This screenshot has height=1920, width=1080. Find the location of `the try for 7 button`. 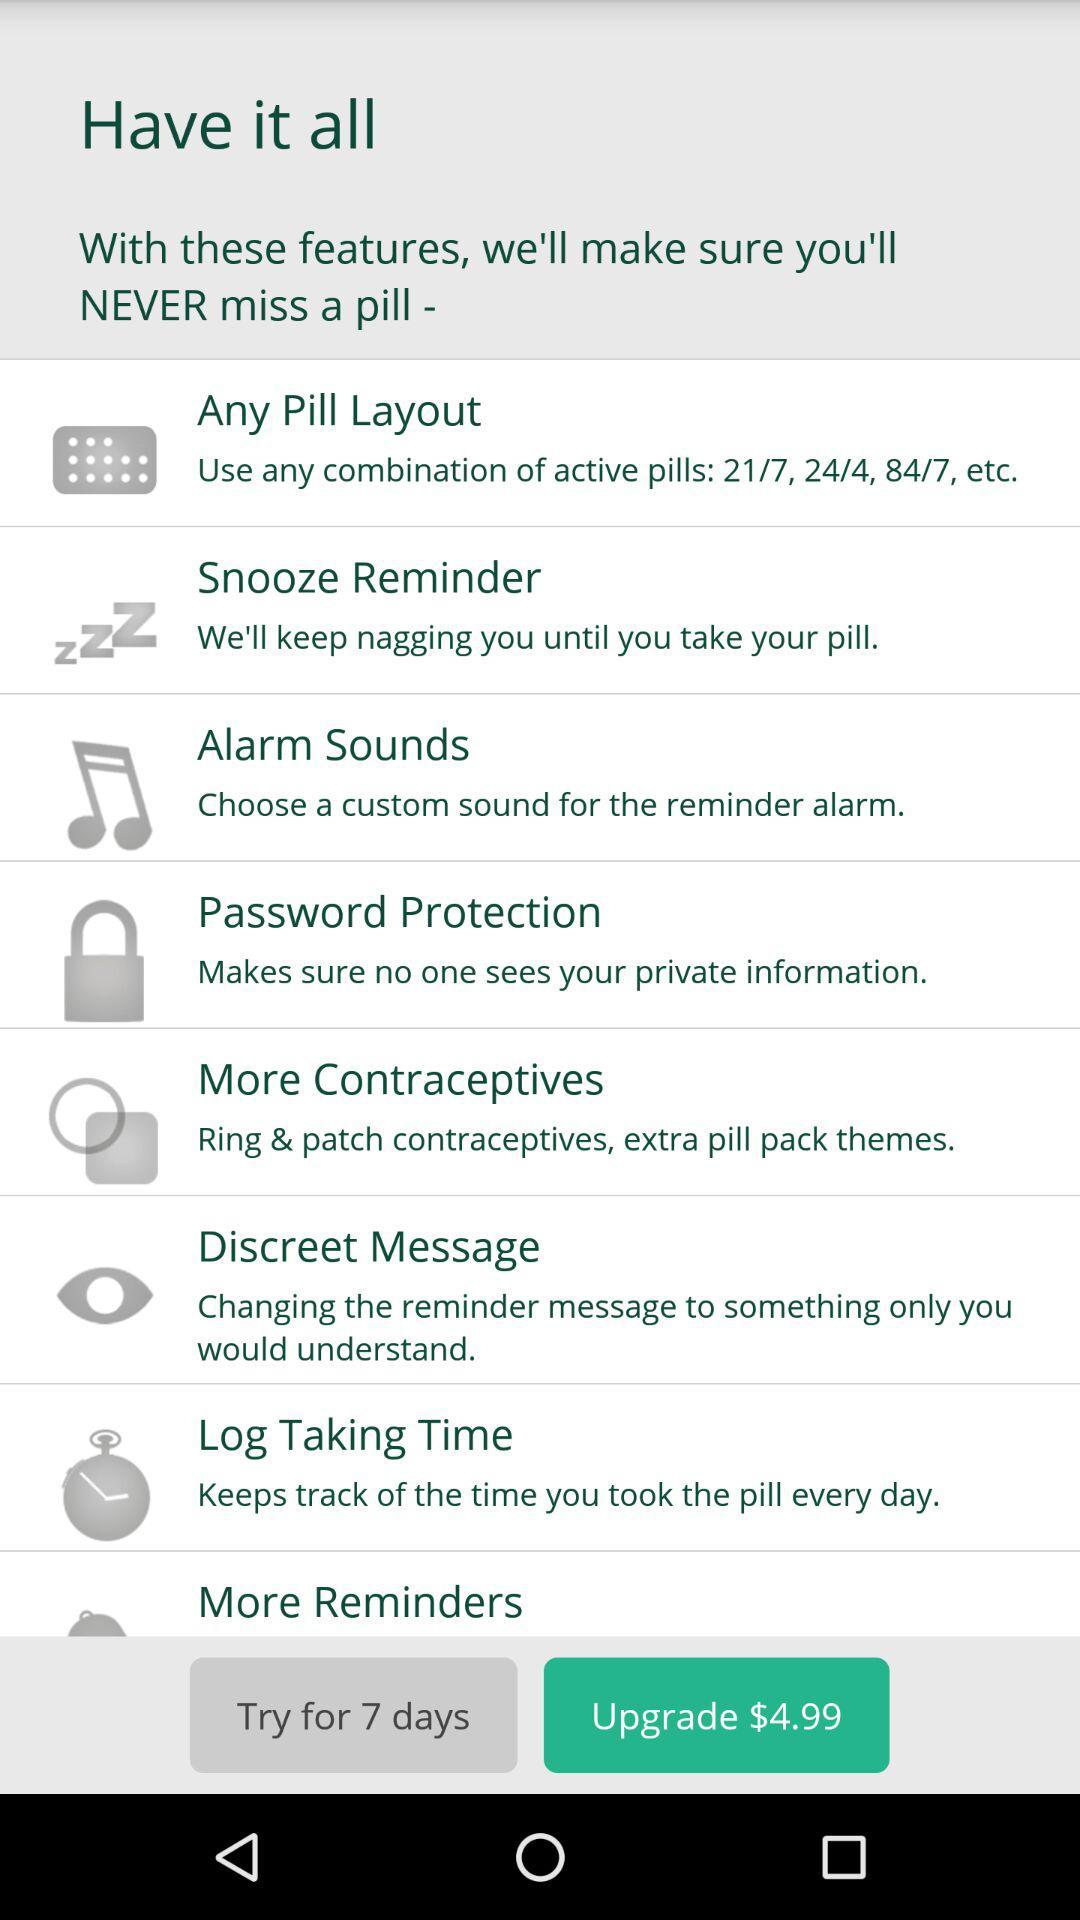

the try for 7 button is located at coordinates (352, 1714).